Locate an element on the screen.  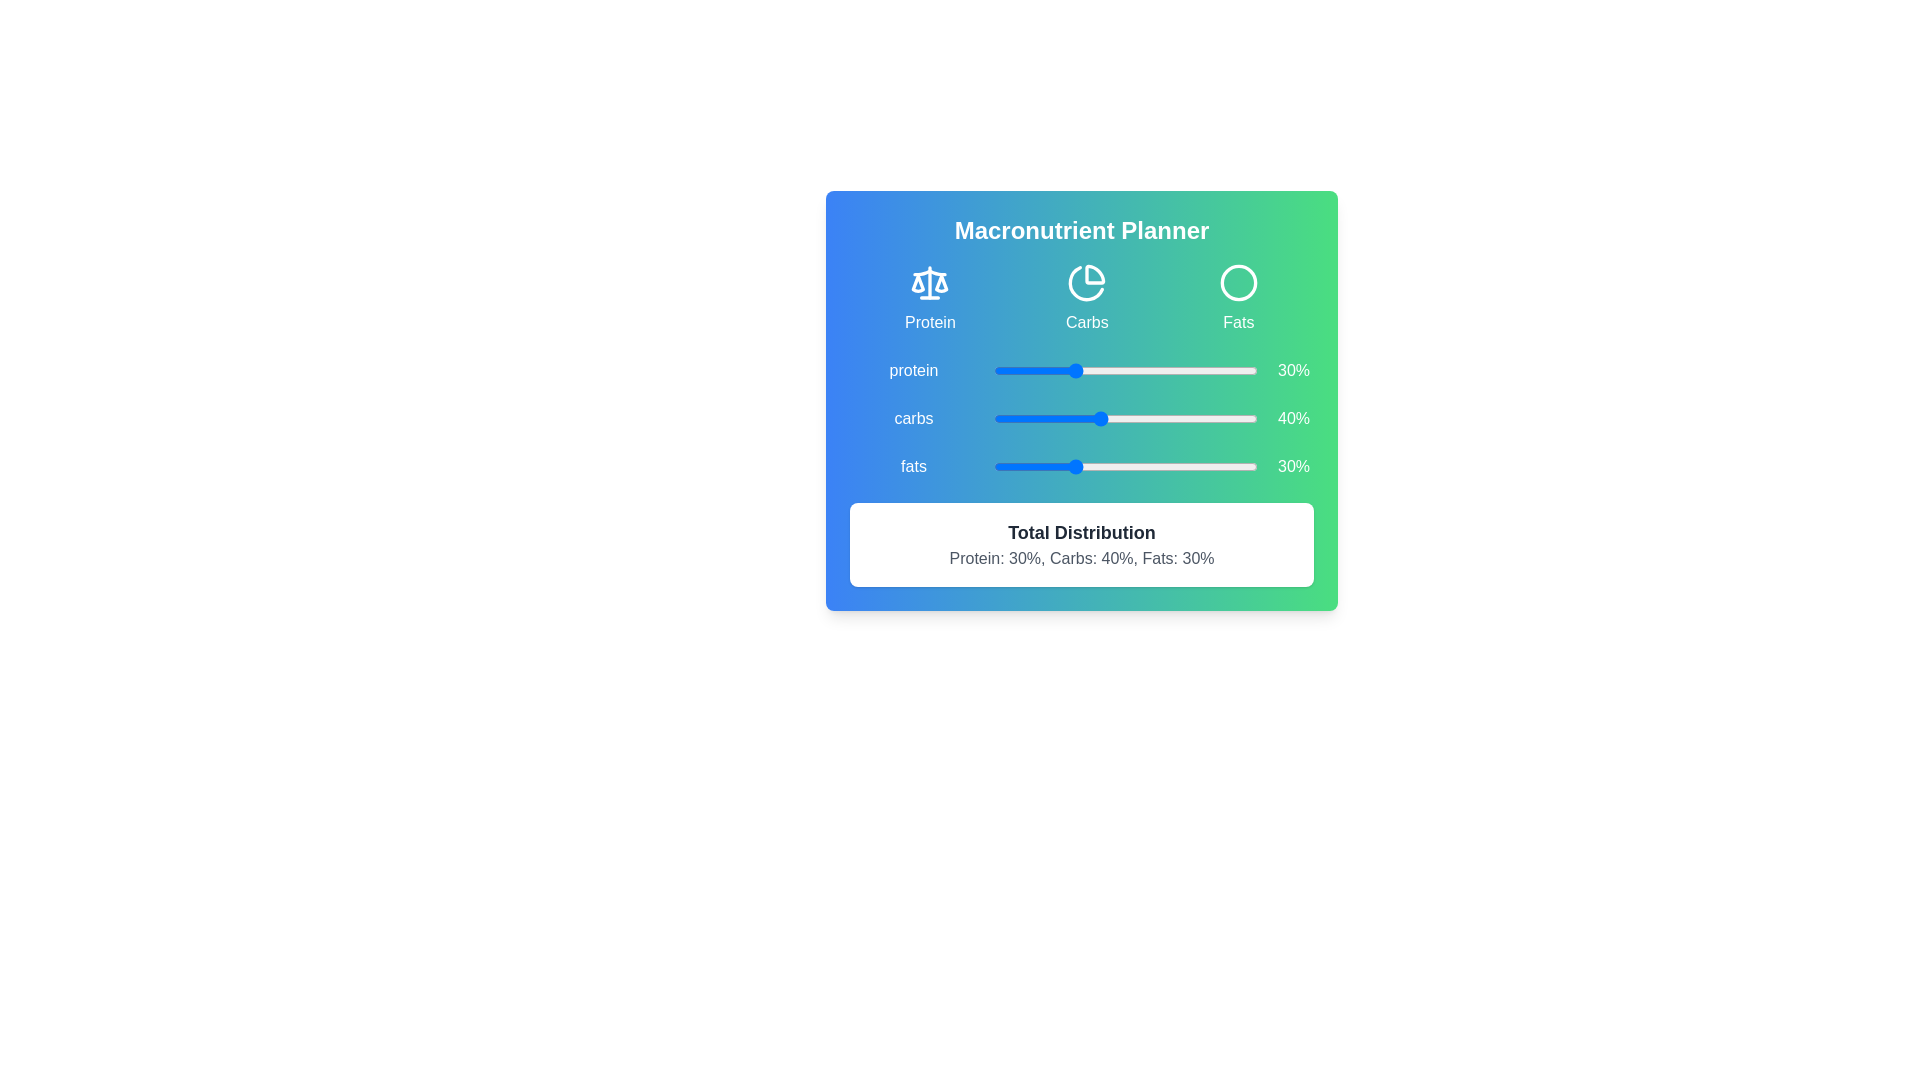
the small pie chart icon with a highlighted quarter section located under the 'Macronutrient Planner' header, positioned between the 'Protein' and 'Fats' icons is located at coordinates (1085, 283).